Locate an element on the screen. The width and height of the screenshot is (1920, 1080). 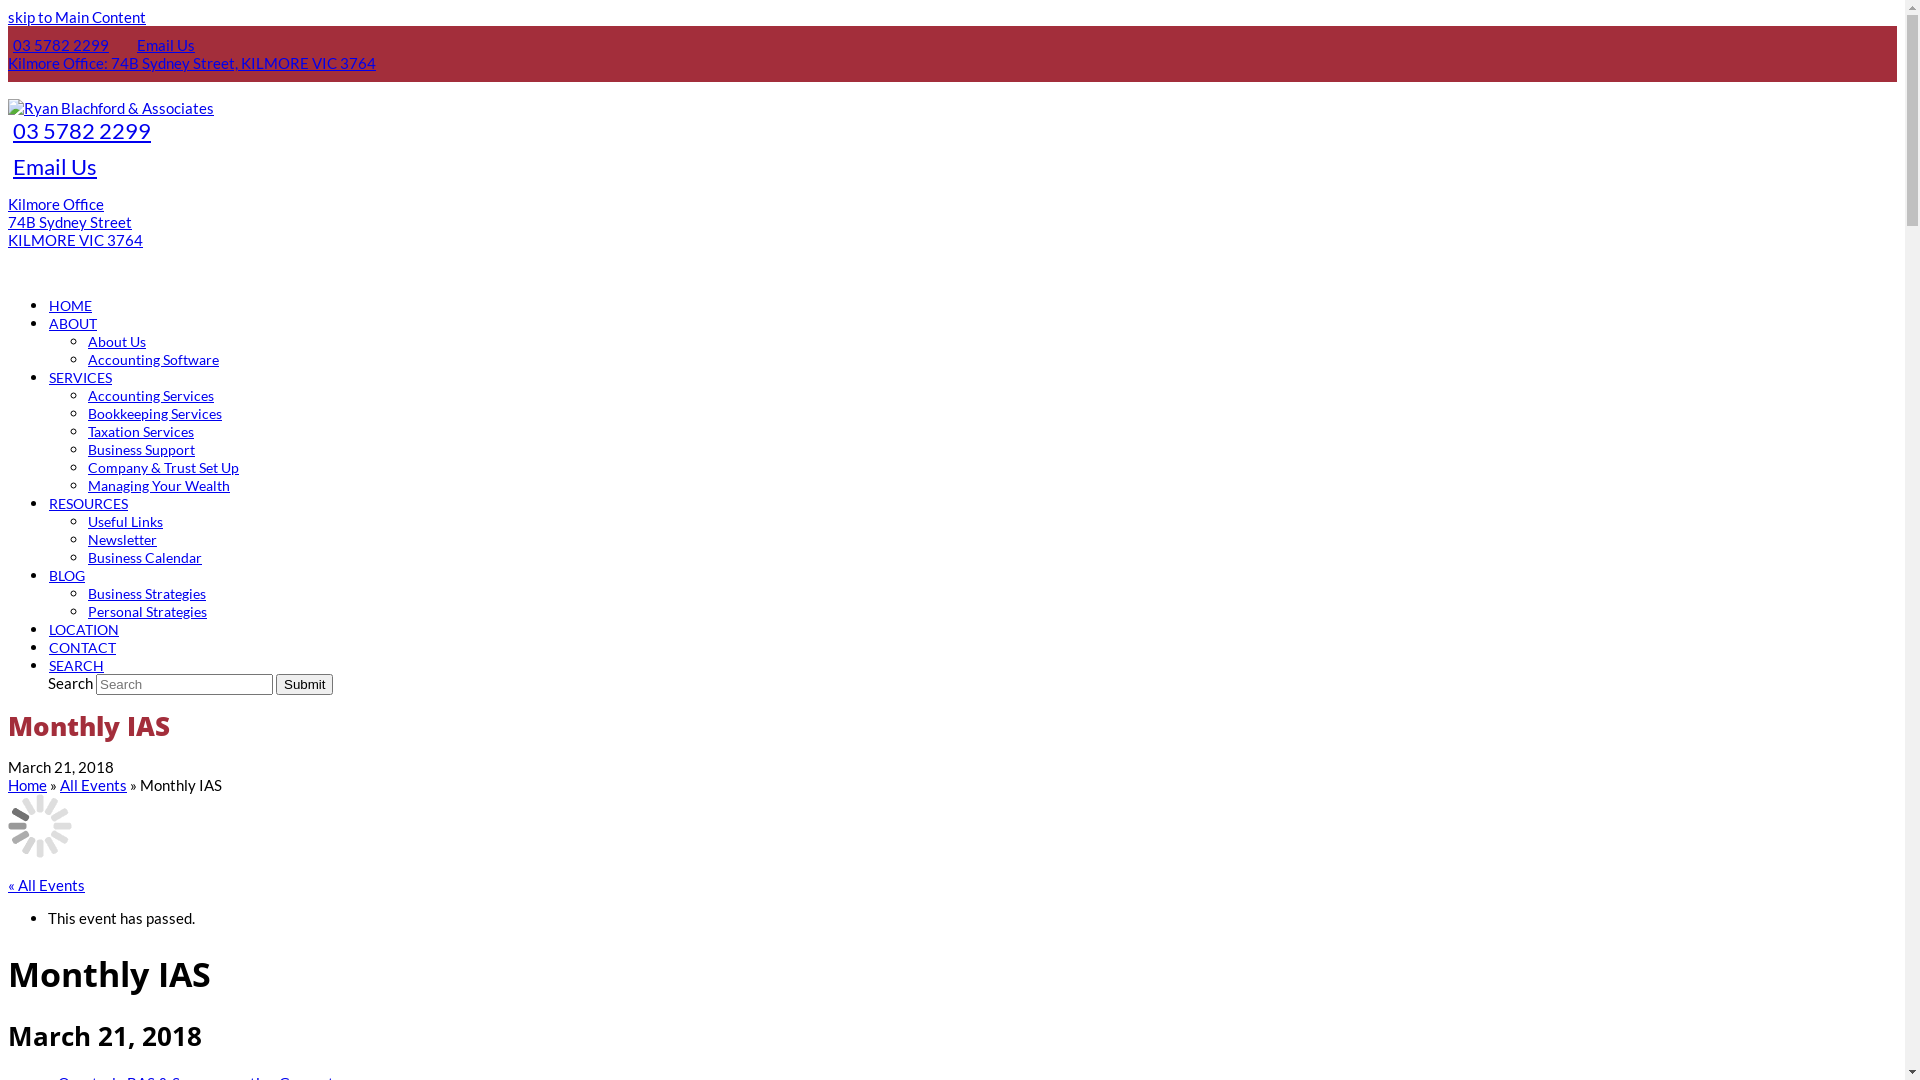
'Accounting Software' is located at coordinates (152, 357).